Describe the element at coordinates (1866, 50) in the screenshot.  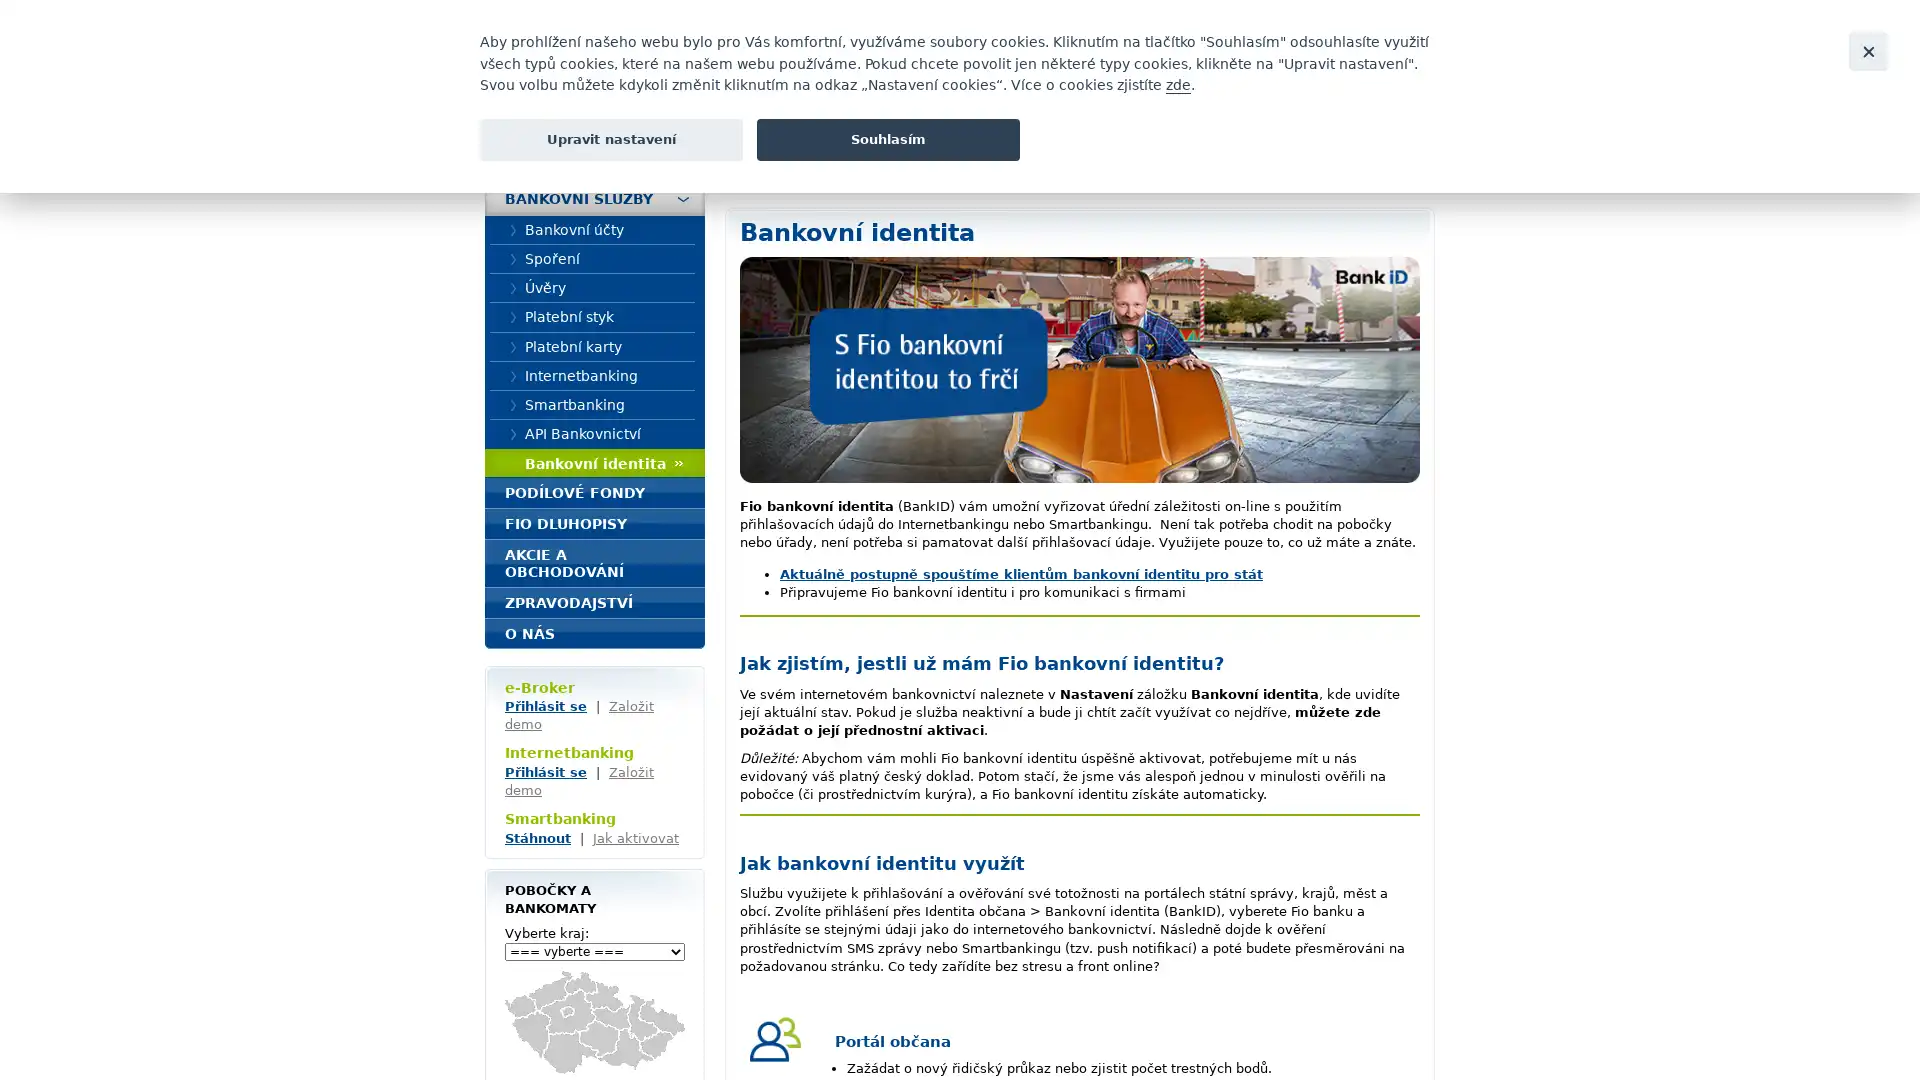
I see `Close` at that location.